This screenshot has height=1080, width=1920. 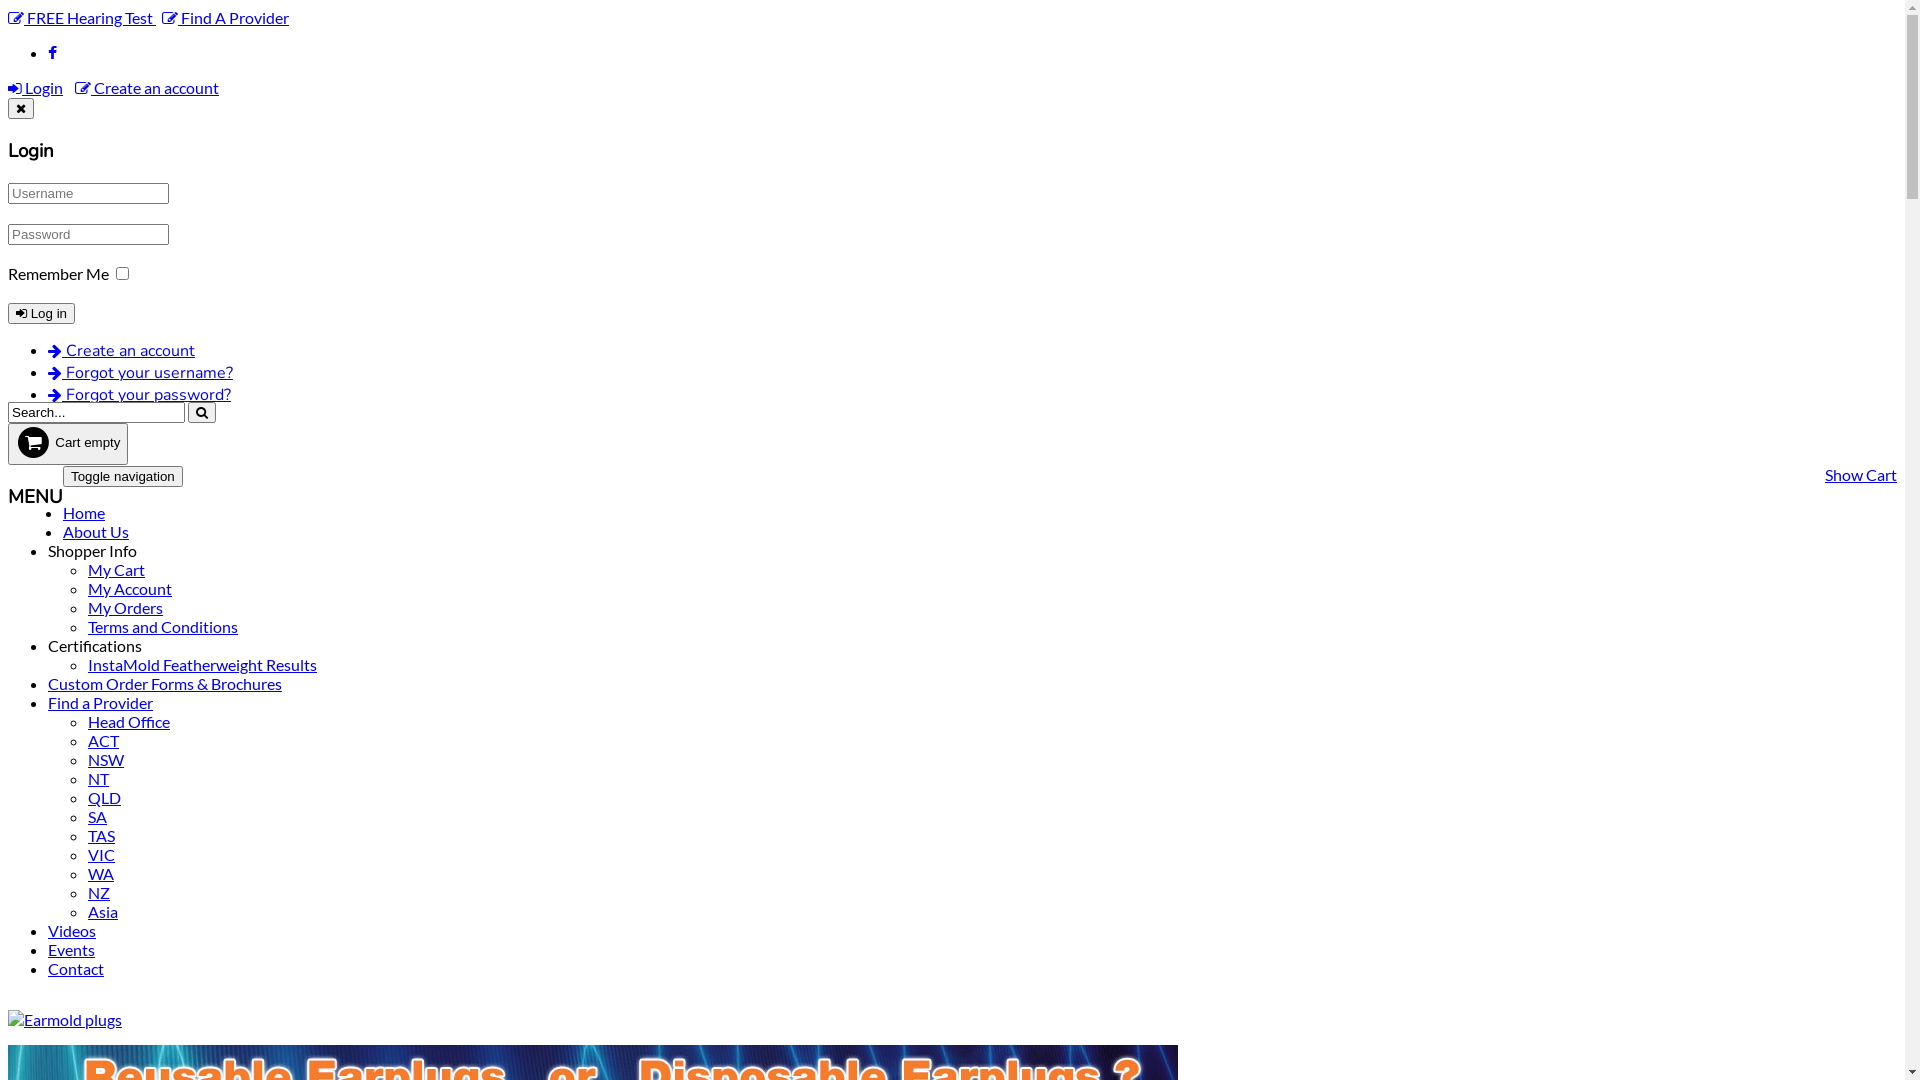 I want to click on 'My Orders', so click(x=124, y=606).